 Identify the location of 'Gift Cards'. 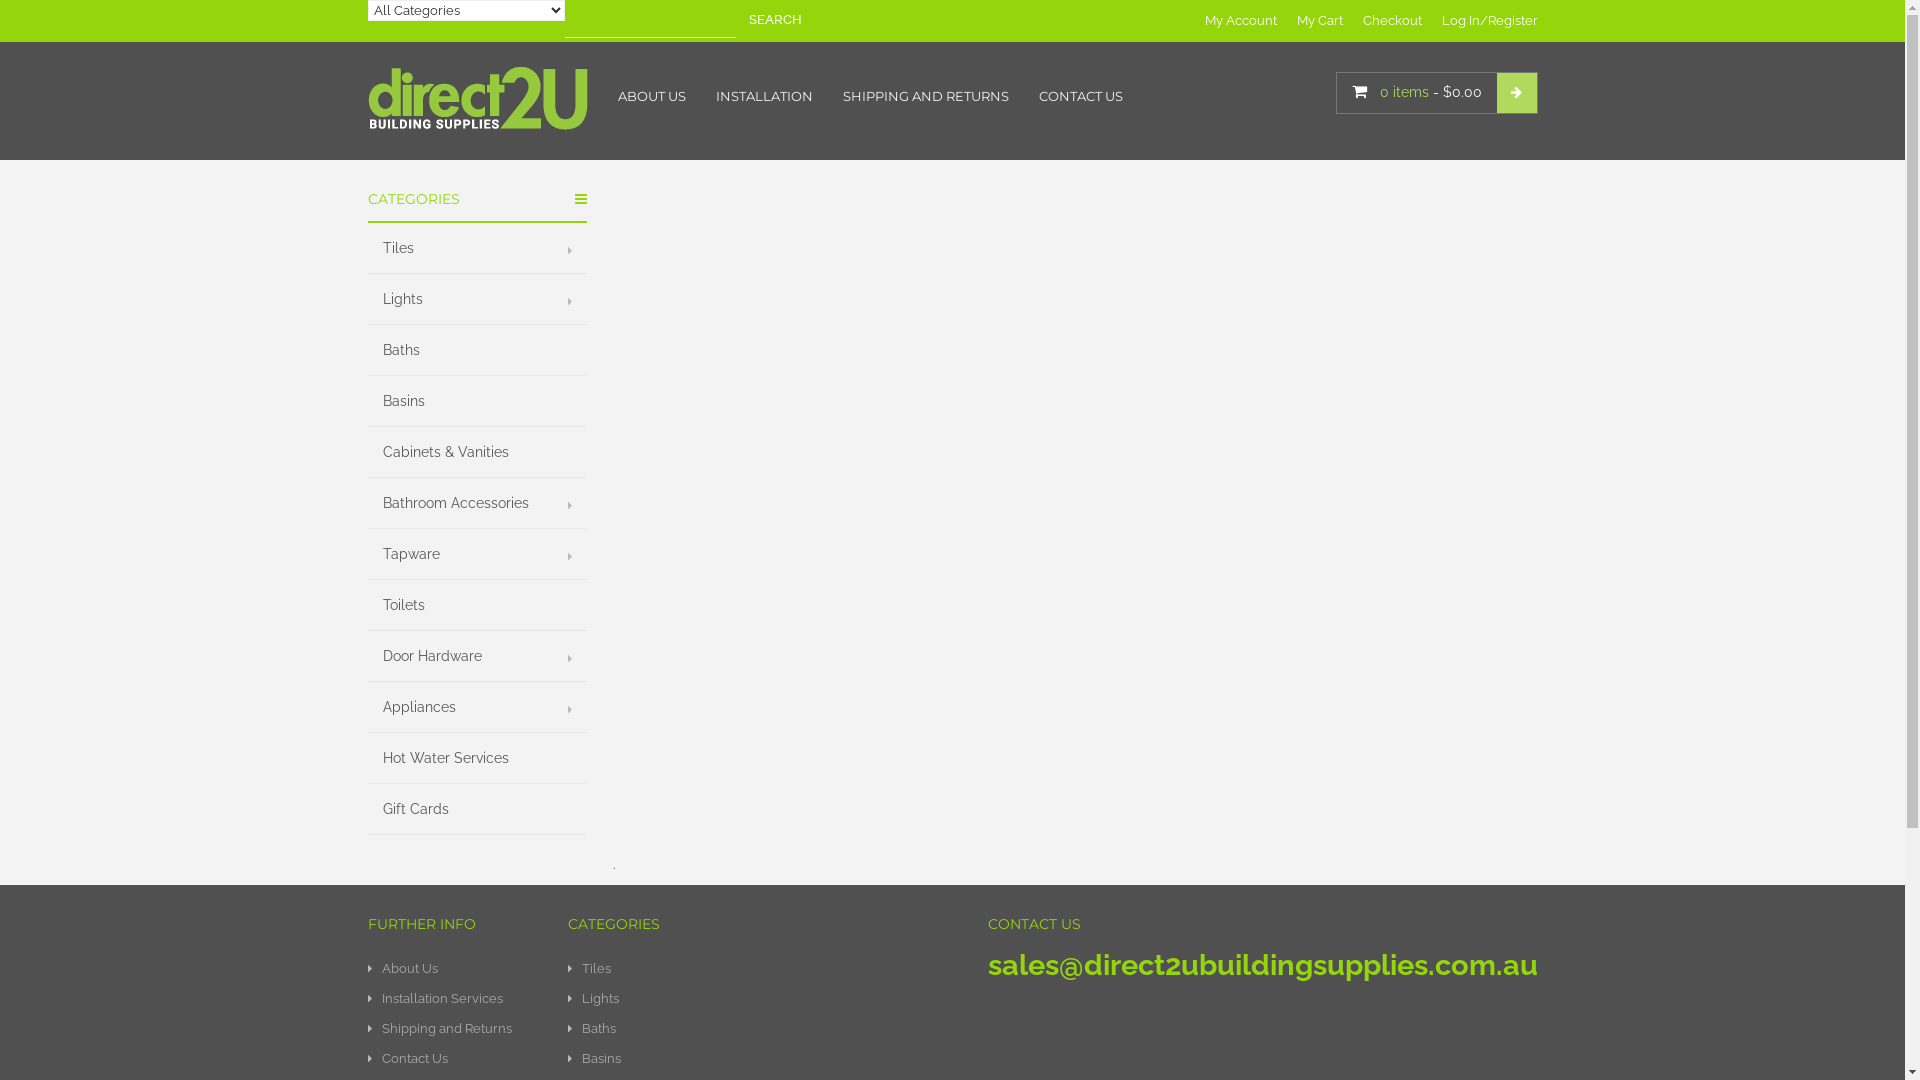
(477, 808).